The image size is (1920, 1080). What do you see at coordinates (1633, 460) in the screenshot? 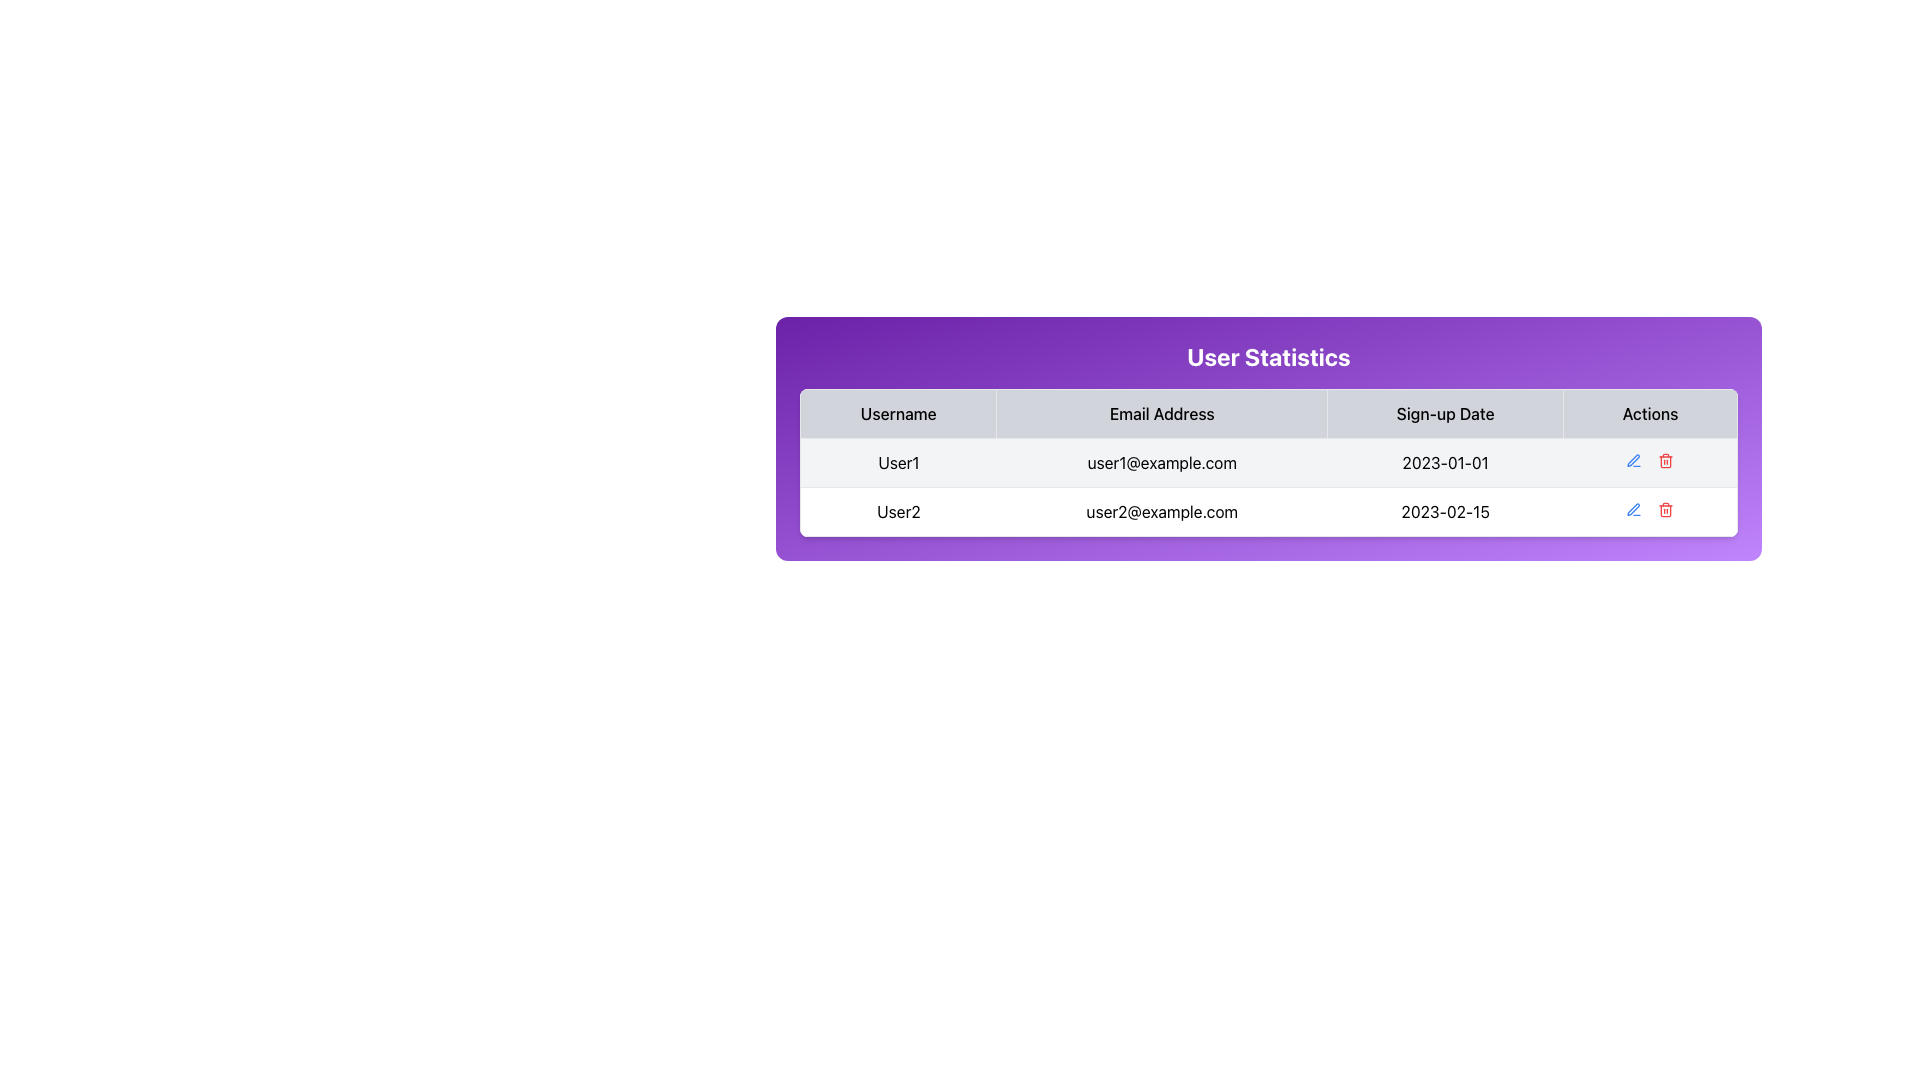
I see `the edit tool button located in the 'Actions' column next to the username 'User2'` at bounding box center [1633, 460].